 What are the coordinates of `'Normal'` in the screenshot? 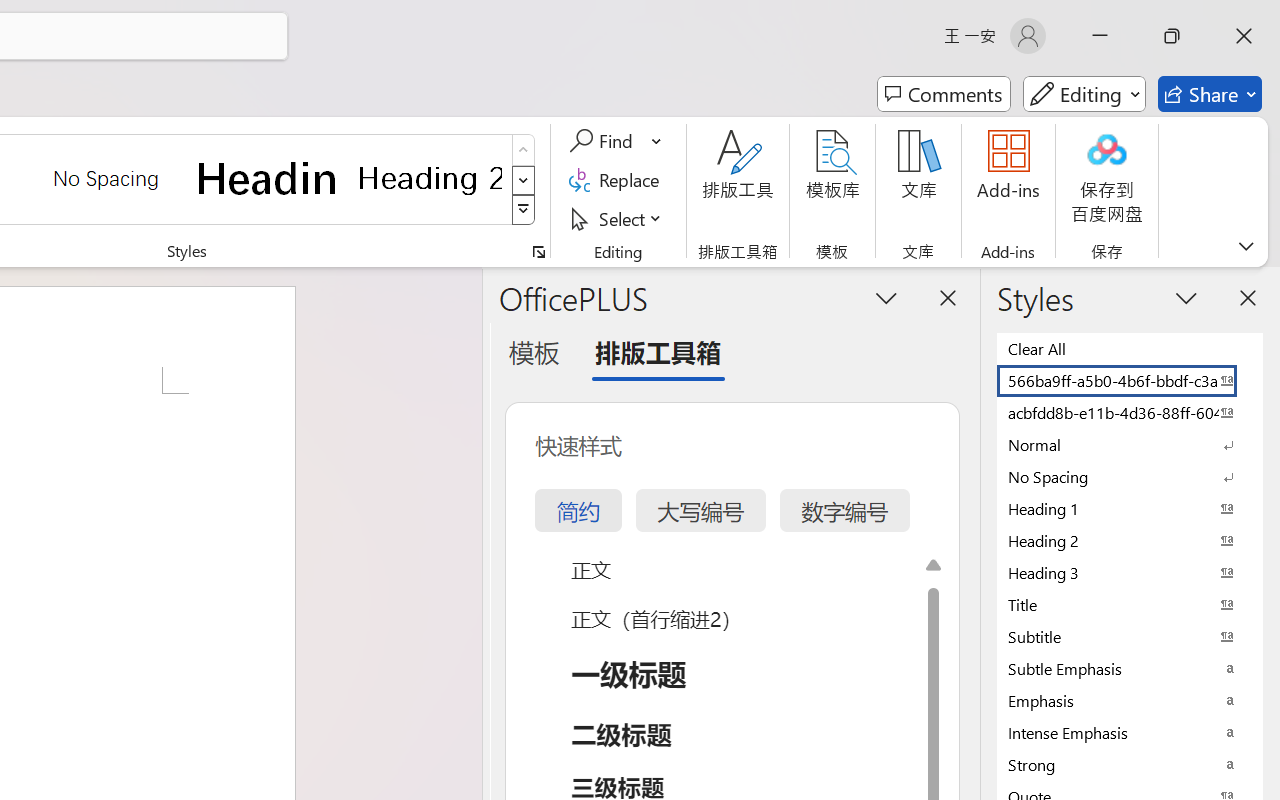 It's located at (1130, 443).